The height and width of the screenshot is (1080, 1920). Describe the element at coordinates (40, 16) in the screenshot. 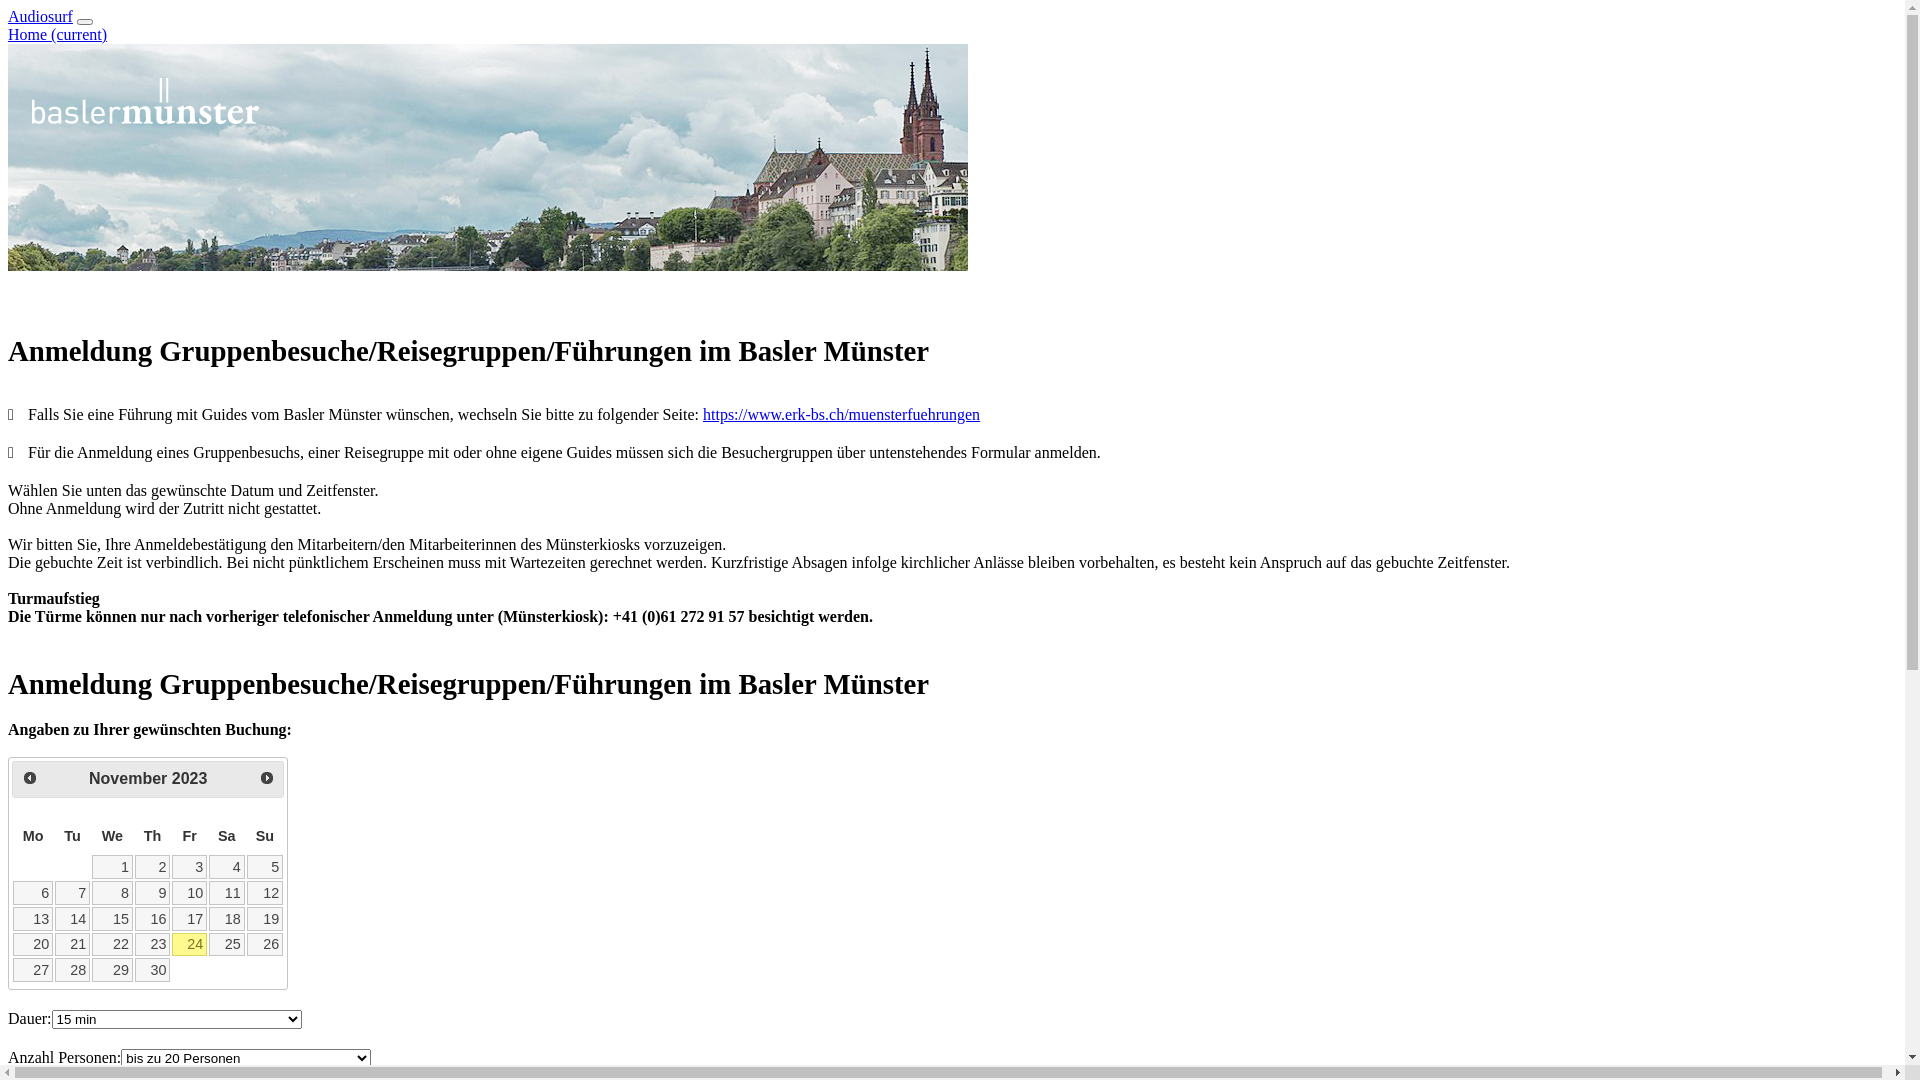

I see `'Audiosurf'` at that location.